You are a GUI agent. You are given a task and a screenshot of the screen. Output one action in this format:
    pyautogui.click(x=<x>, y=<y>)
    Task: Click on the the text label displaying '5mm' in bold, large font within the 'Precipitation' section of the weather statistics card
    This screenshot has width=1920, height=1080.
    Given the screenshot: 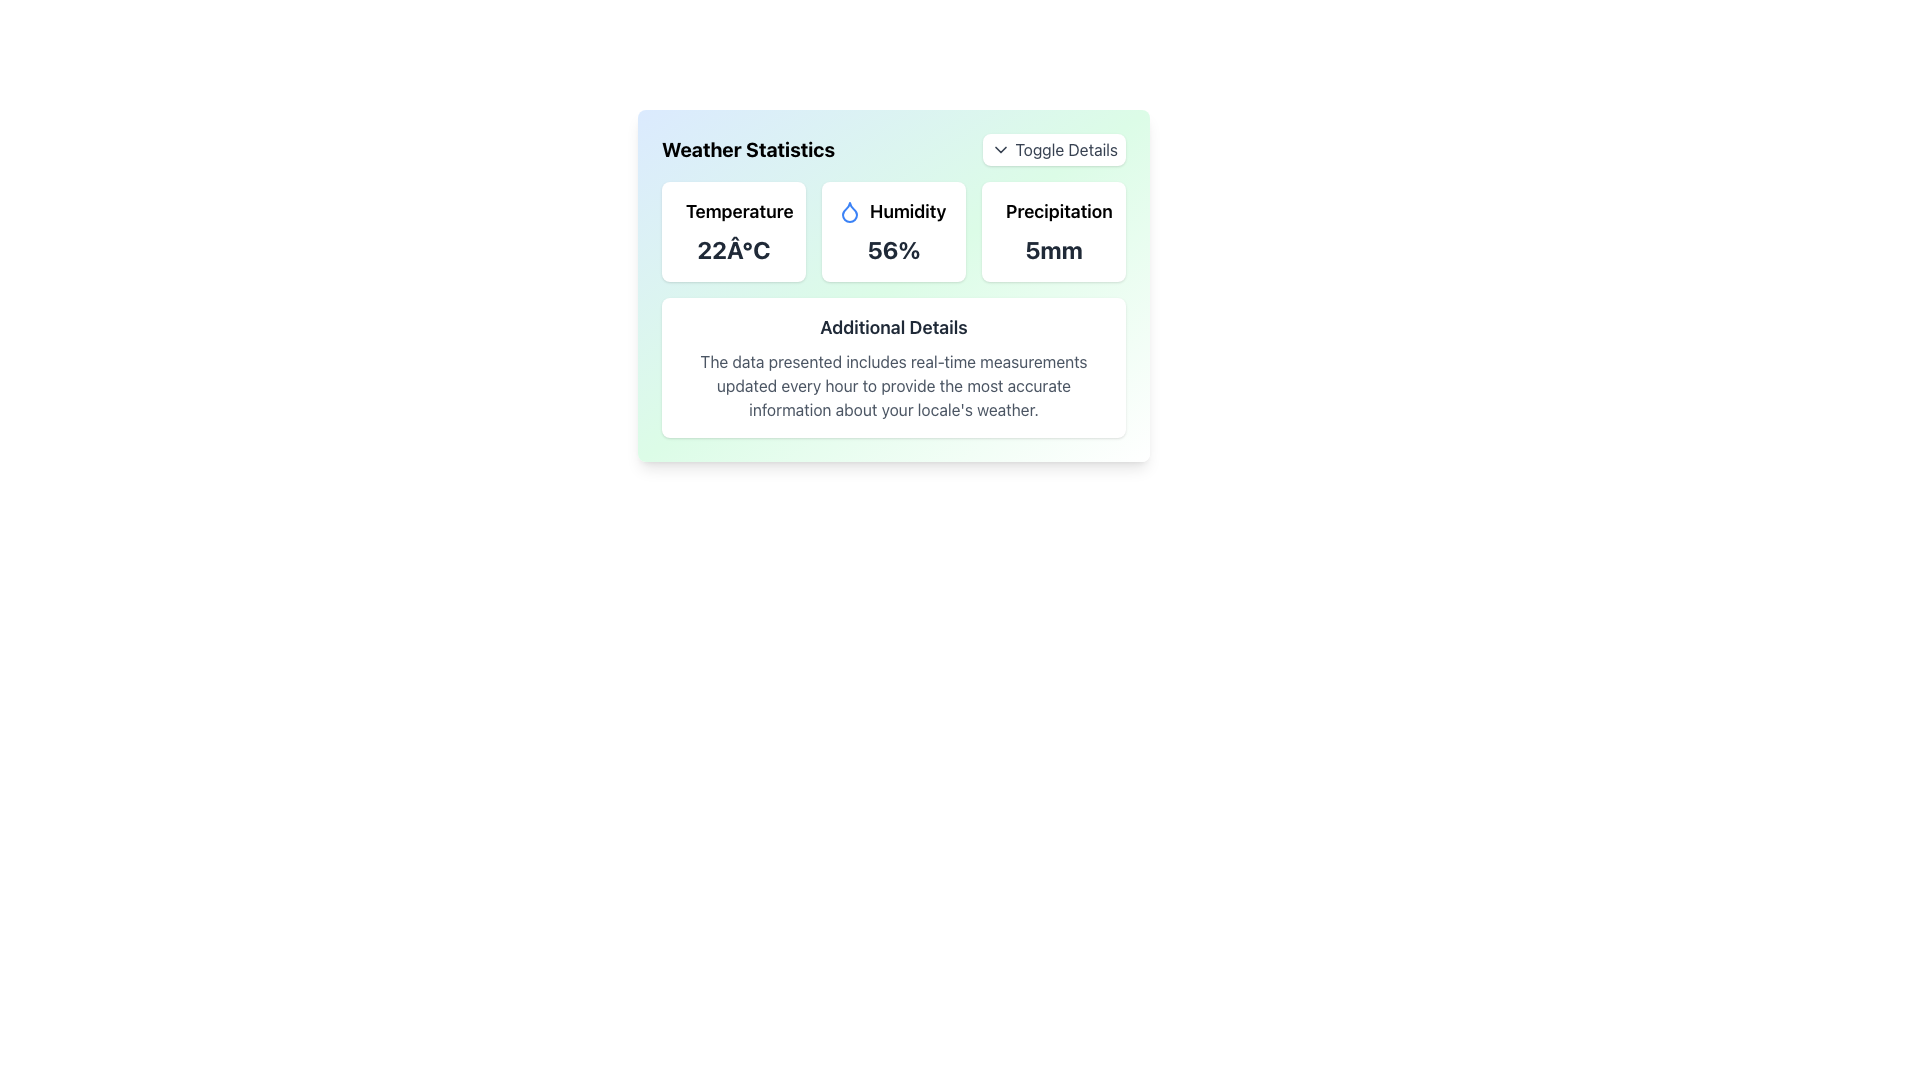 What is the action you would take?
    pyautogui.click(x=1053, y=249)
    